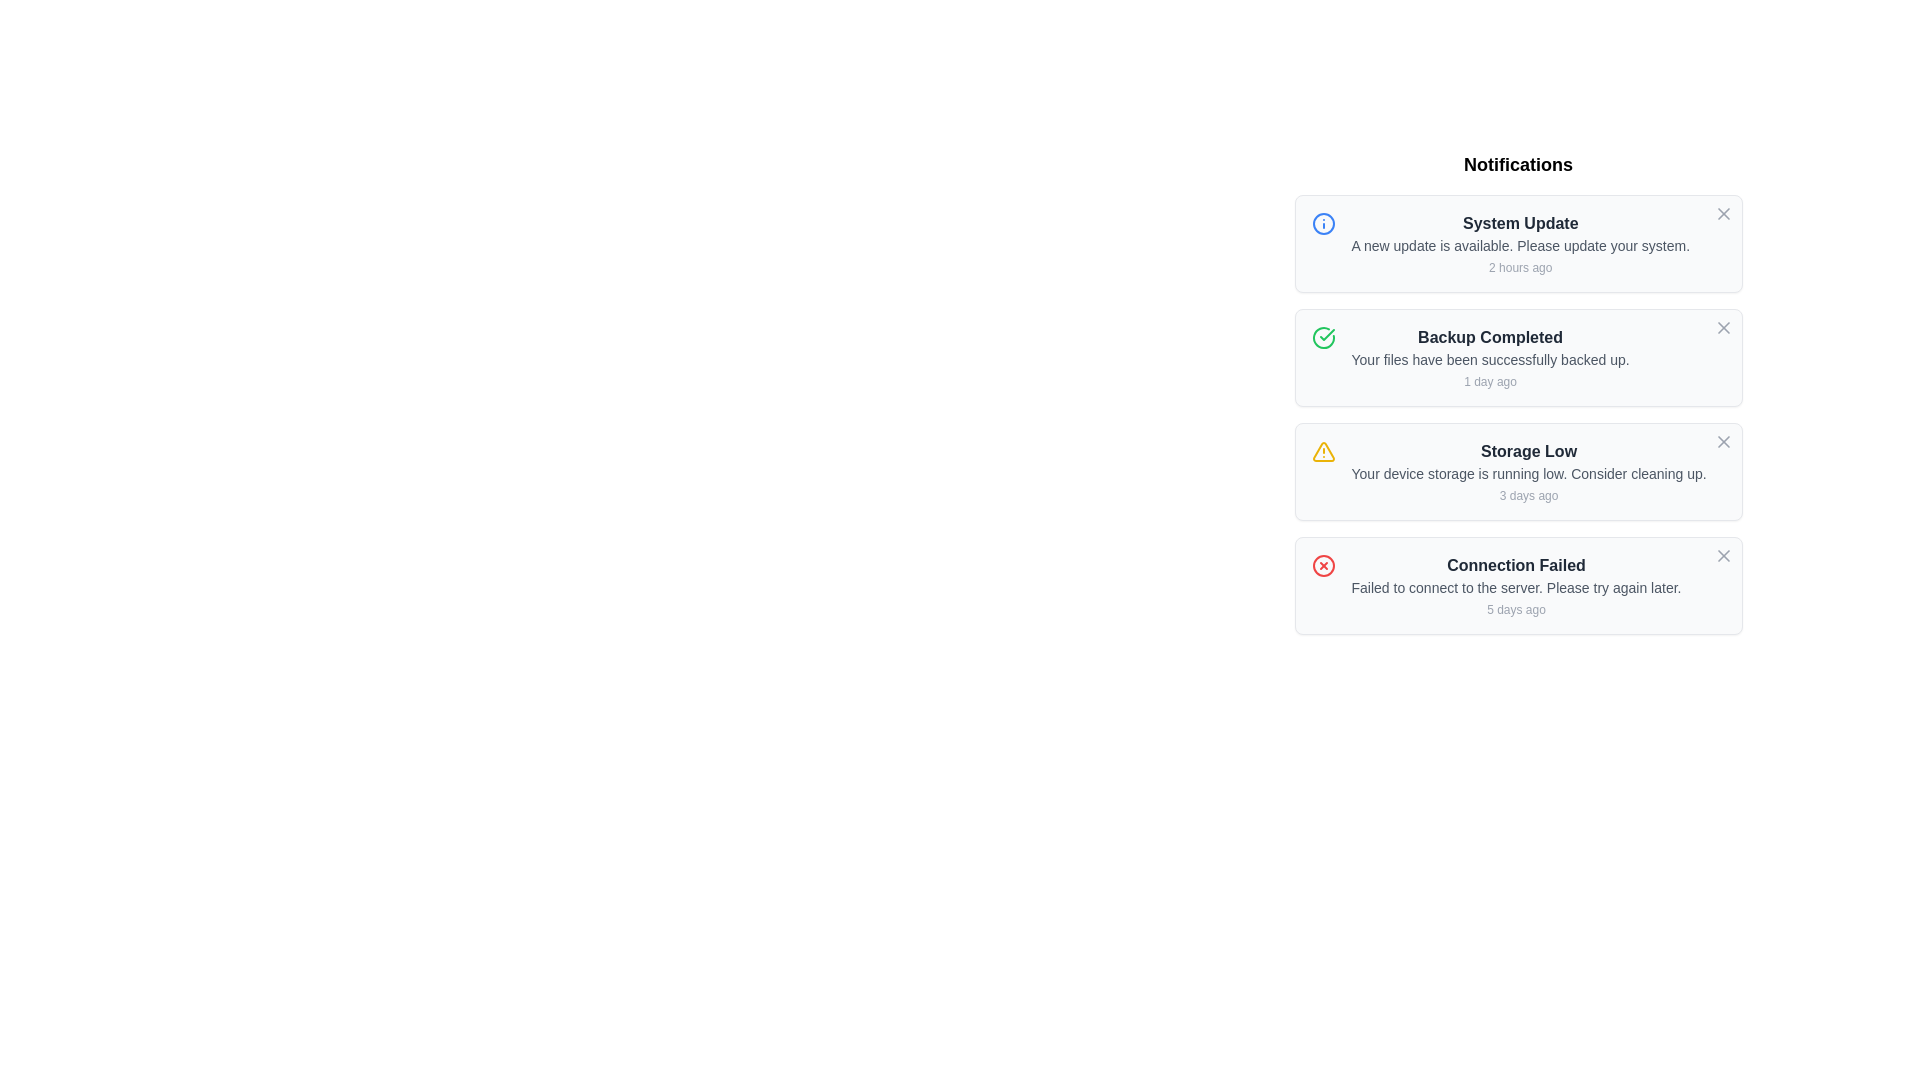 The height and width of the screenshot is (1080, 1920). What do you see at coordinates (1518, 585) in the screenshot?
I see `the fourth notification card about a failed connection attempt located at the bottom of the notification list` at bounding box center [1518, 585].